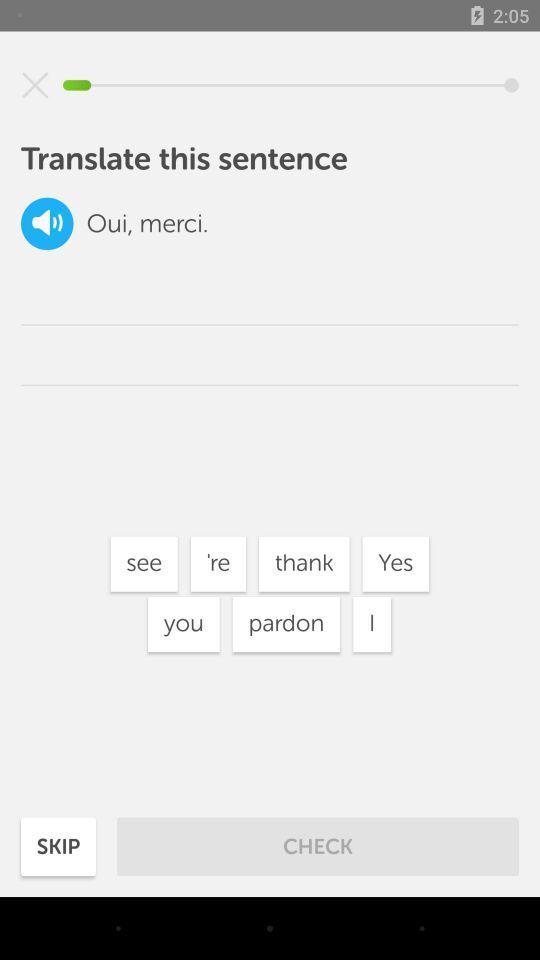 Image resolution: width=540 pixels, height=960 pixels. What do you see at coordinates (303, 564) in the screenshot?
I see `icon to the left of the i` at bounding box center [303, 564].